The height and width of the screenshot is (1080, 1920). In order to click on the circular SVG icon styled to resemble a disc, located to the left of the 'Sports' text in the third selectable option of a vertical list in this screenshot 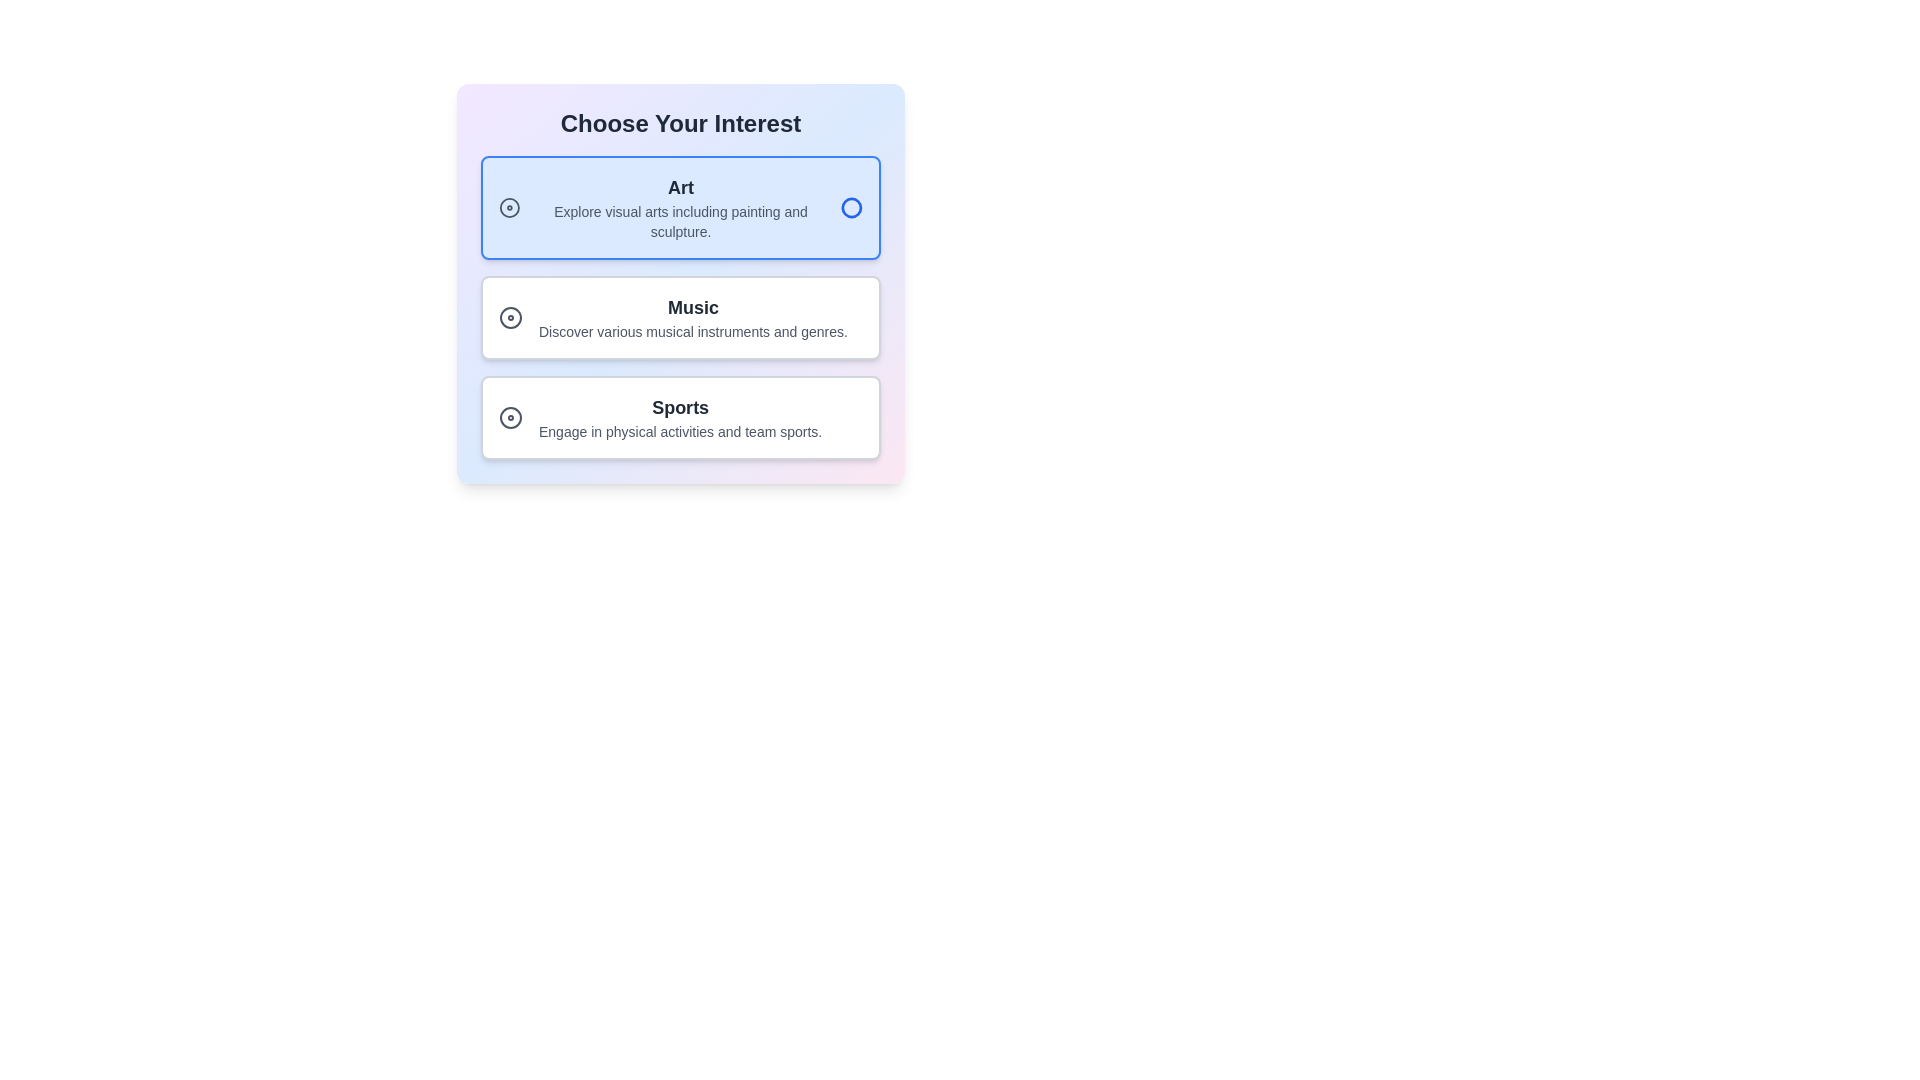, I will do `click(510, 416)`.